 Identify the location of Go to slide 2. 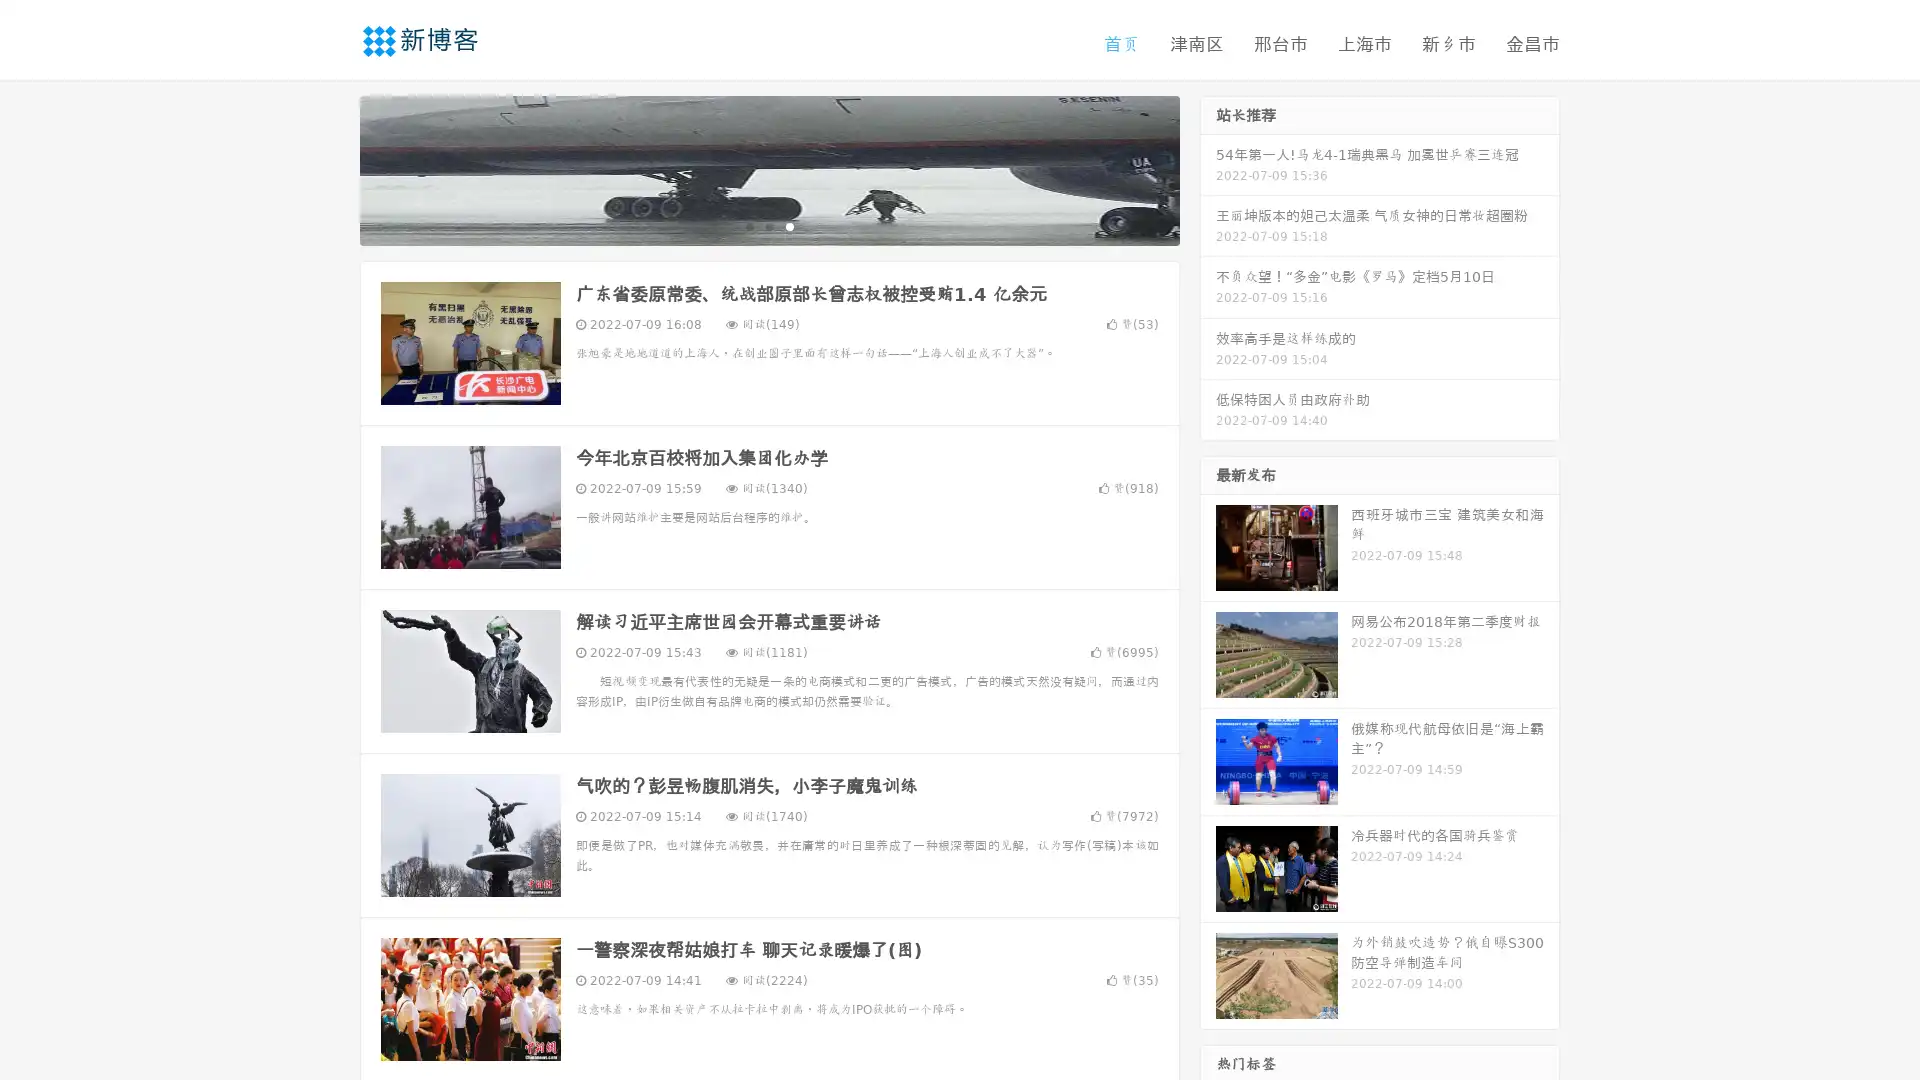
(768, 225).